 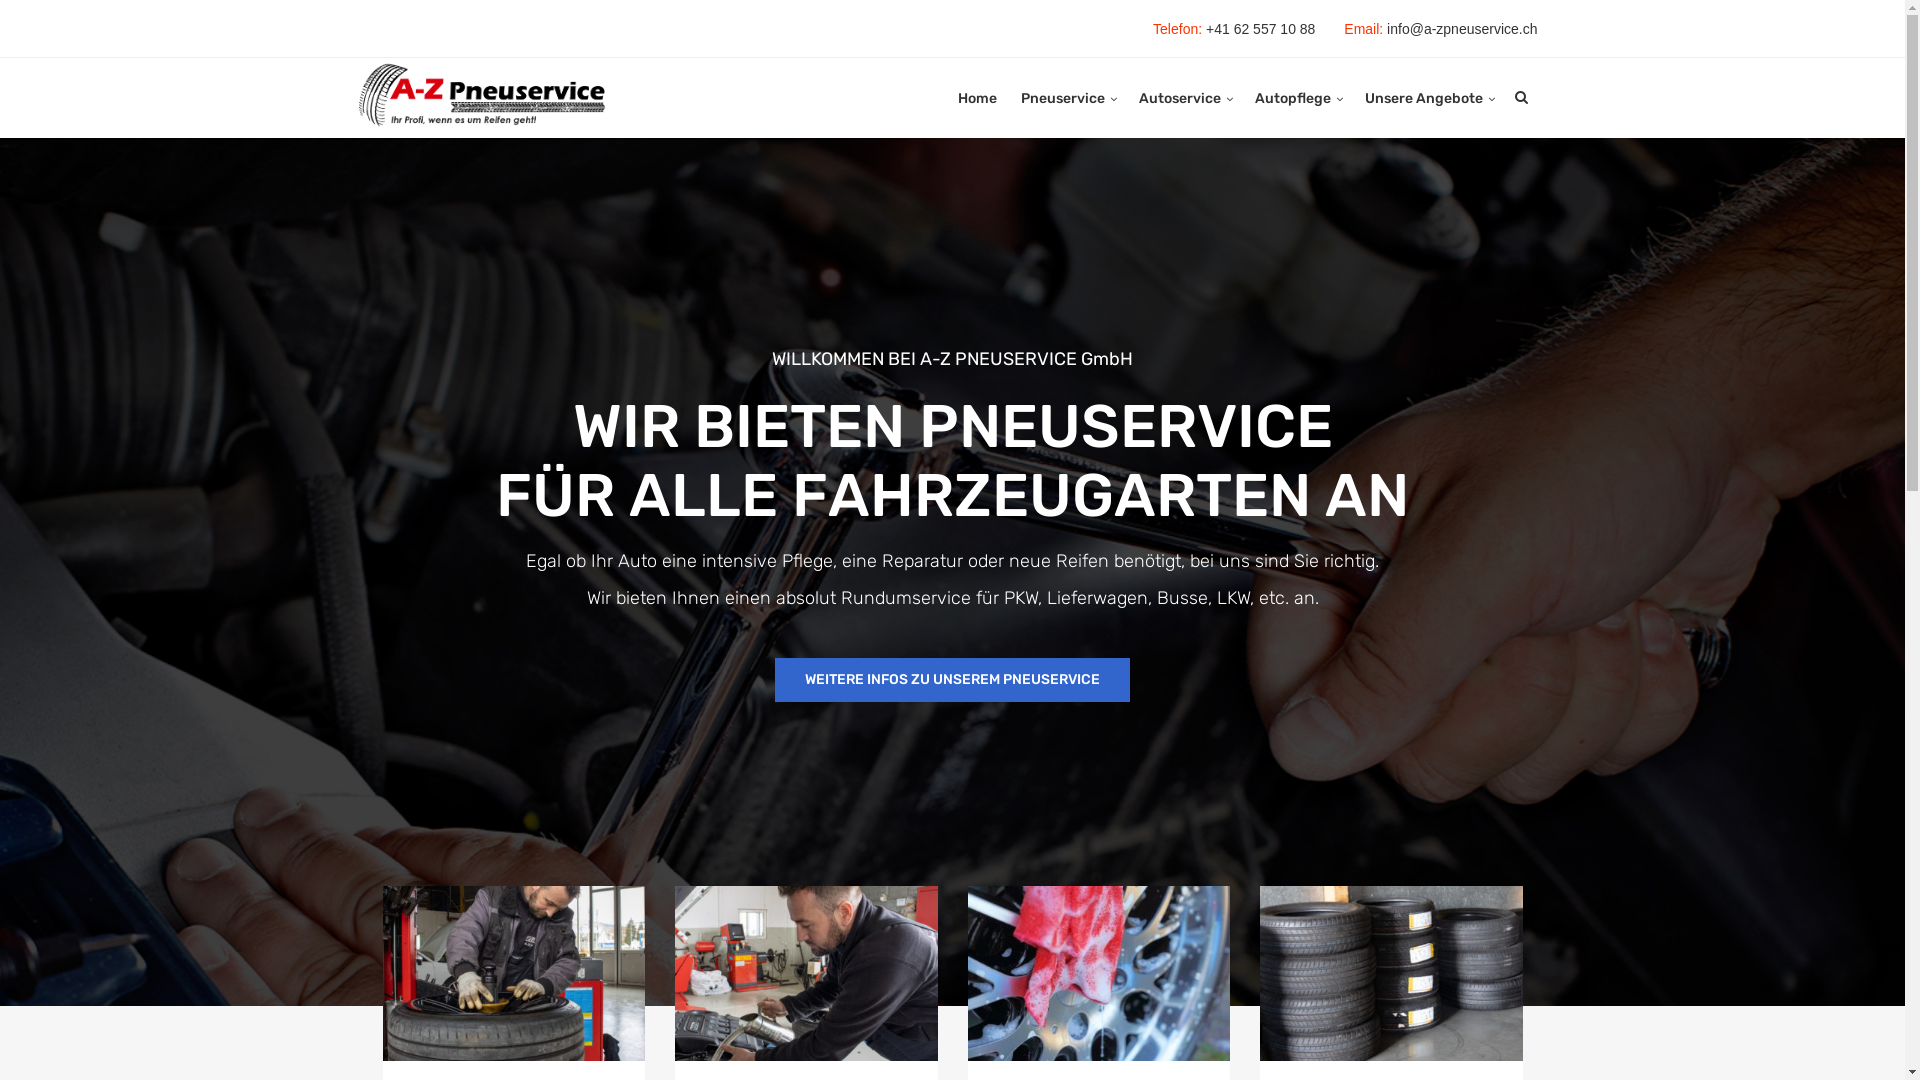 I want to click on 'Home', so click(x=957, y=99).